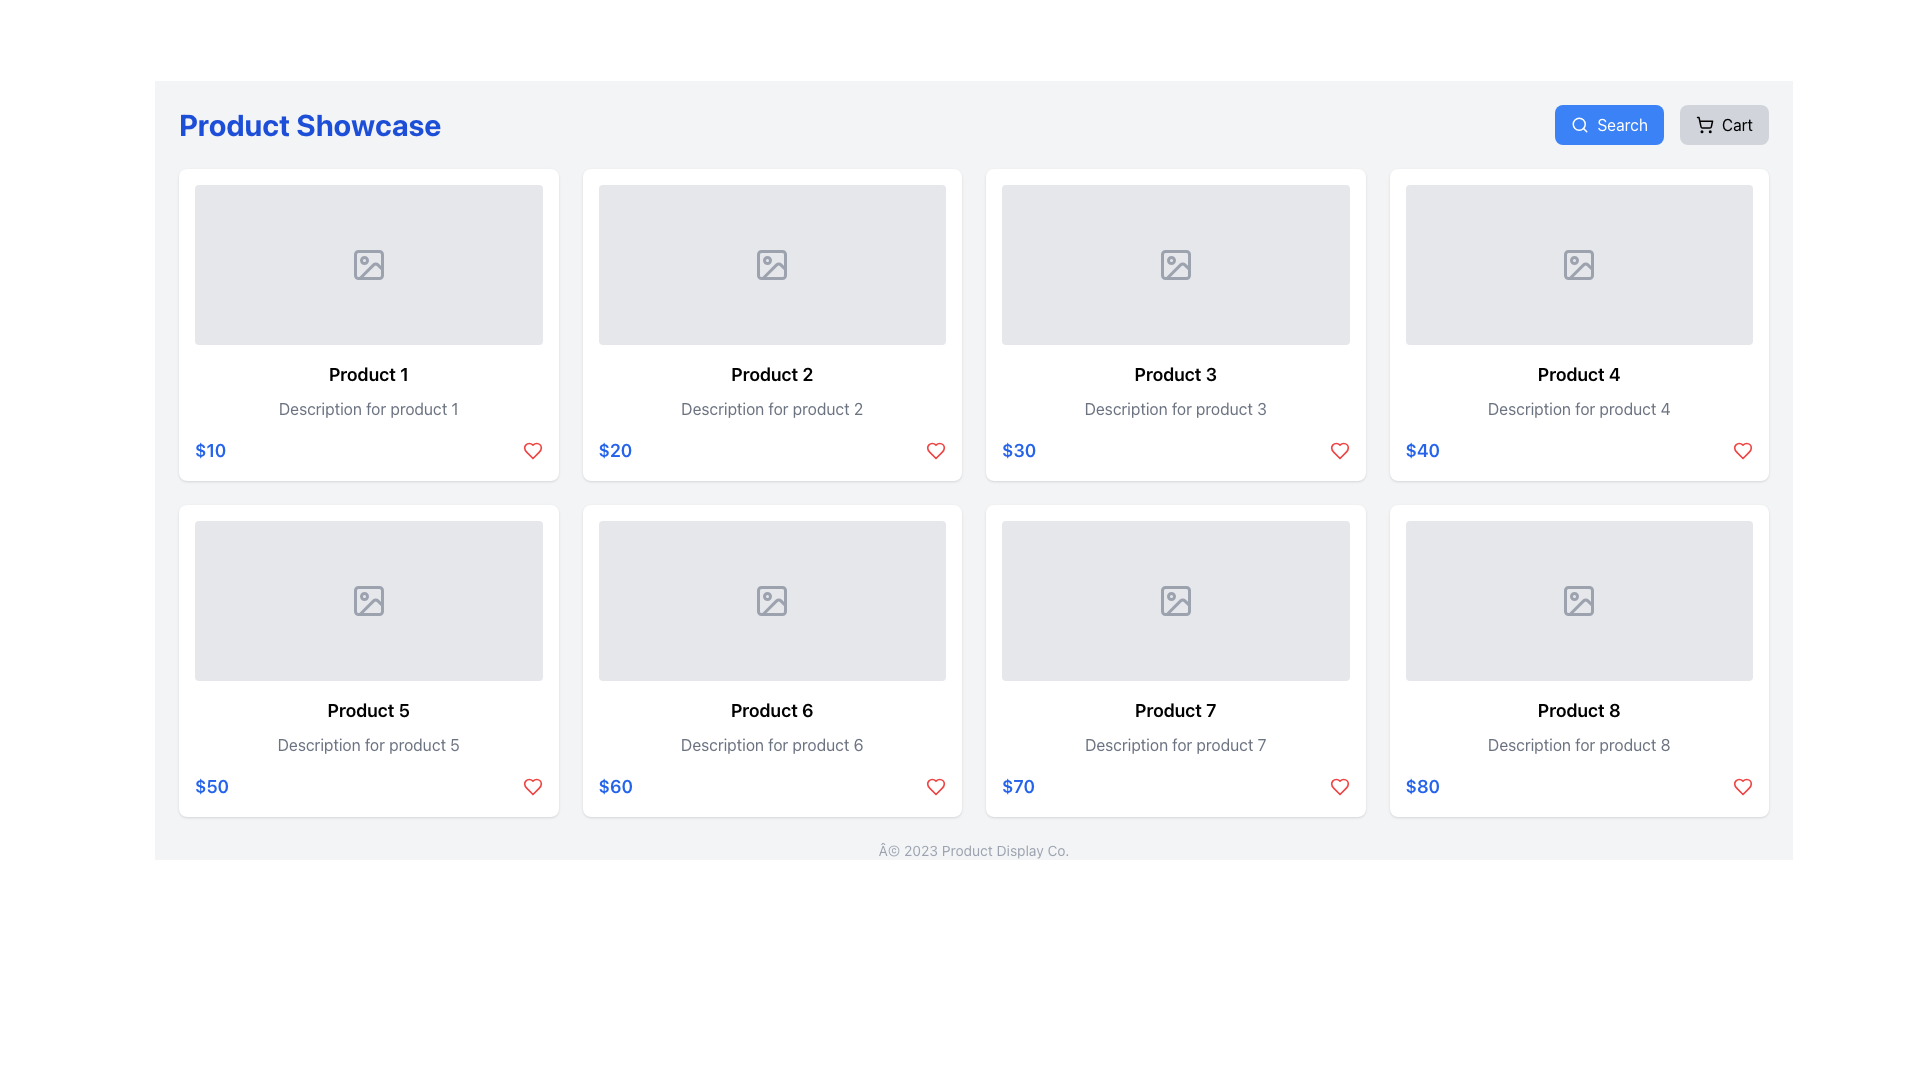 This screenshot has width=1920, height=1080. Describe the element at coordinates (1175, 264) in the screenshot. I see `the Placeholder Image located in the third position of the first row in the product grid, which serves as a visual placeholder for a product image` at that location.